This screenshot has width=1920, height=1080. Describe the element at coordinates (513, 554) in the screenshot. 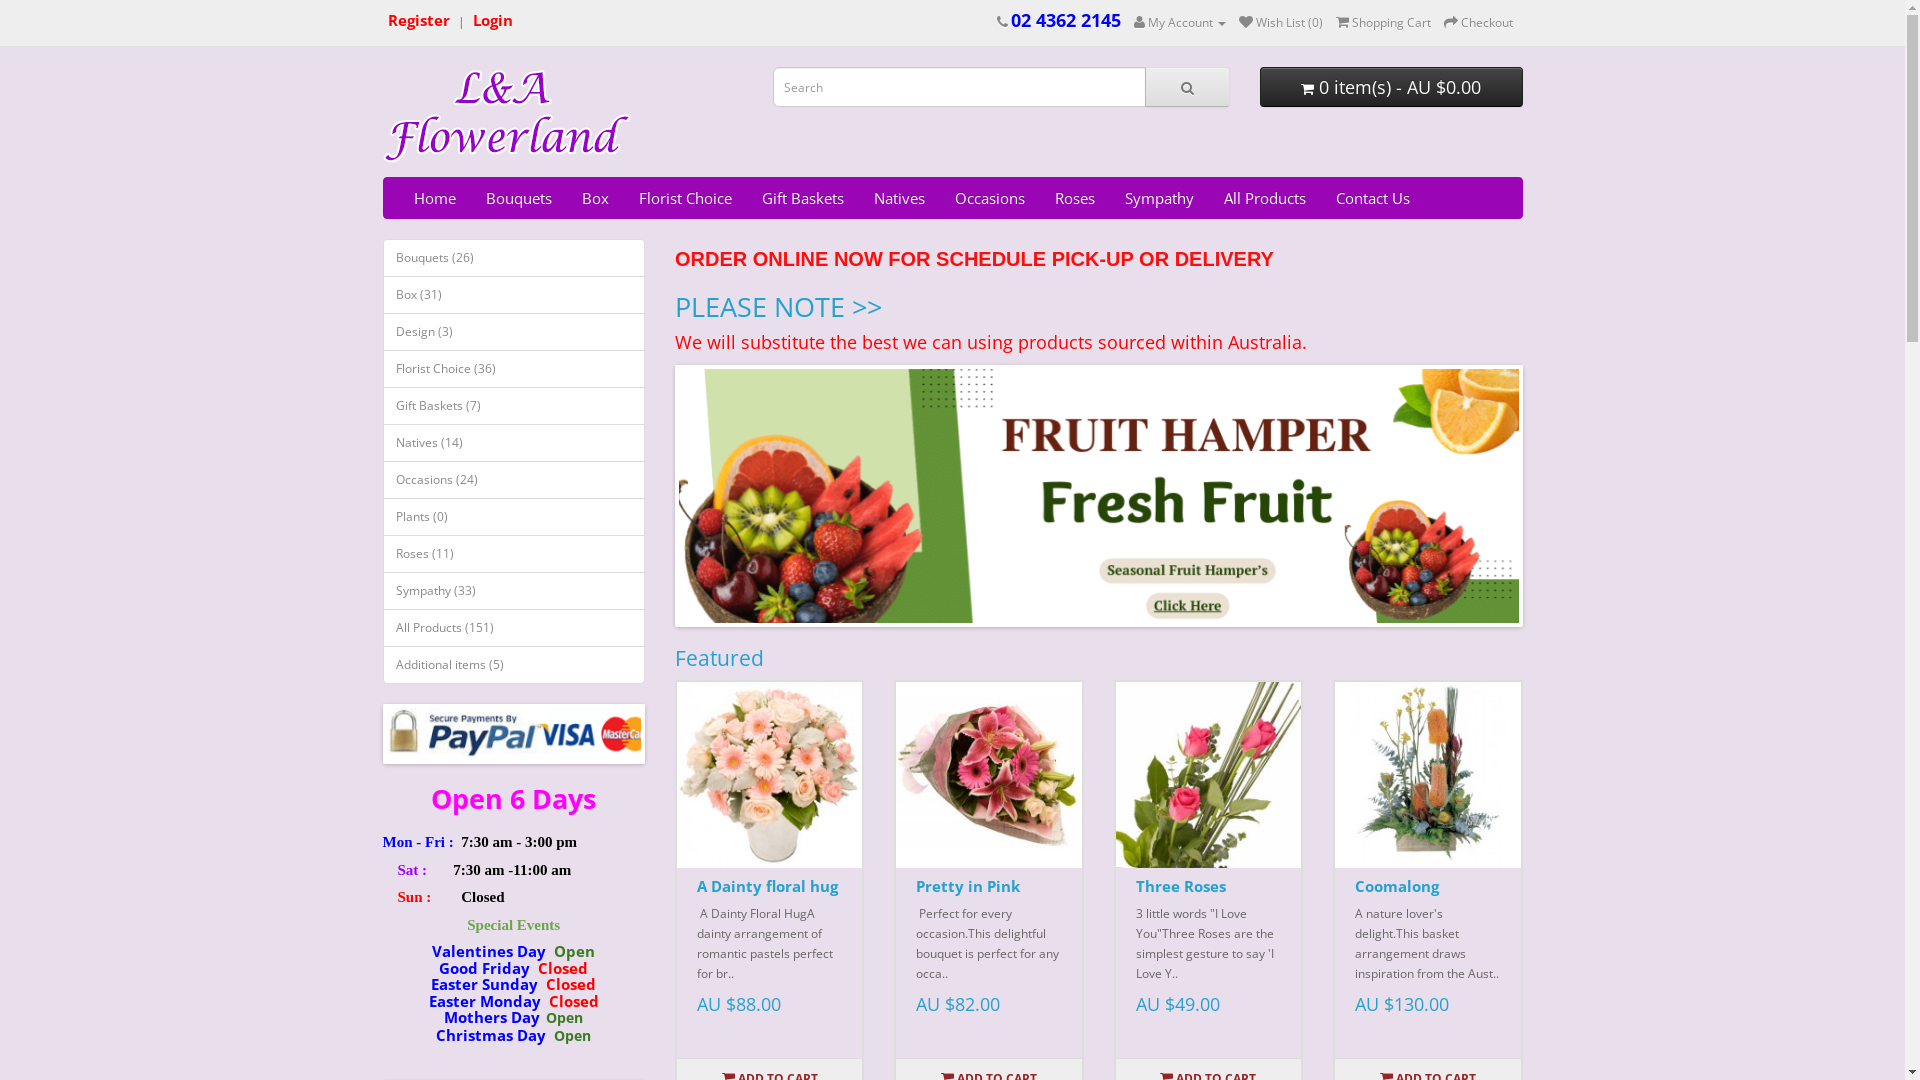

I see `'Roses (11)'` at that location.